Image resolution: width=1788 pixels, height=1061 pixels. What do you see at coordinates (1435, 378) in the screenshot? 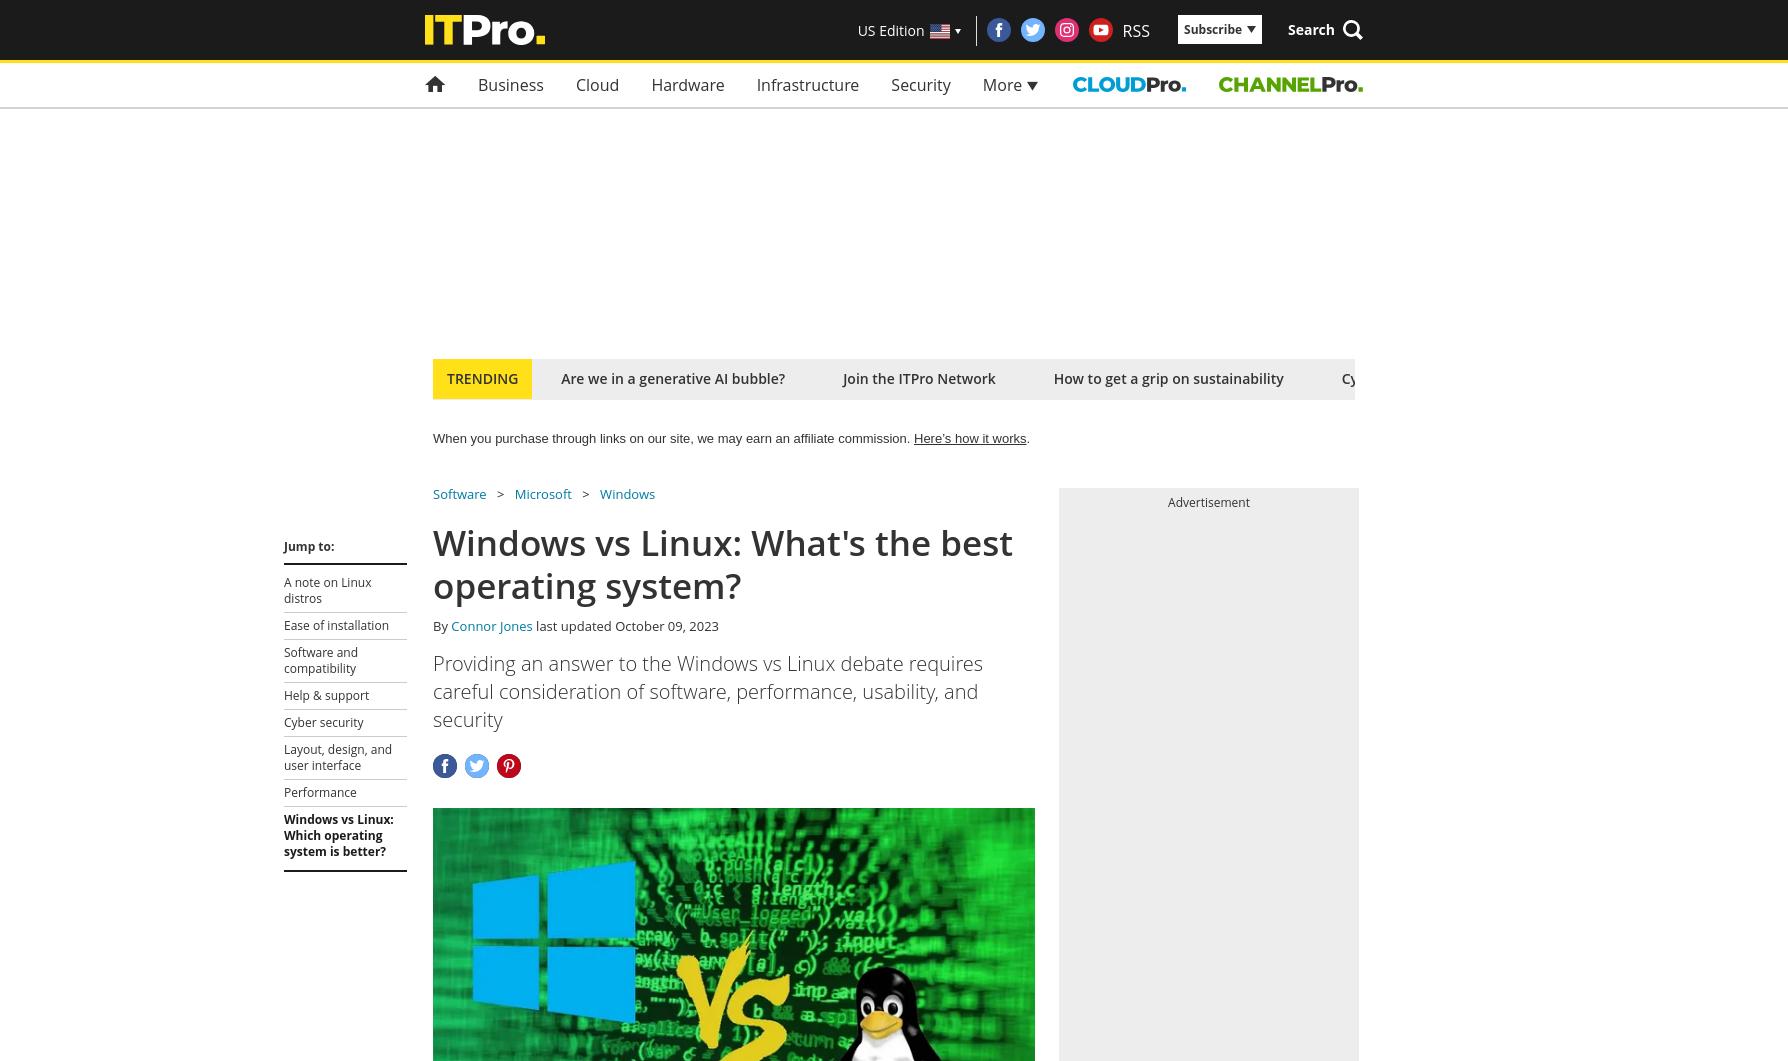
I see `'Cyber security tips for SMBs'` at bounding box center [1435, 378].